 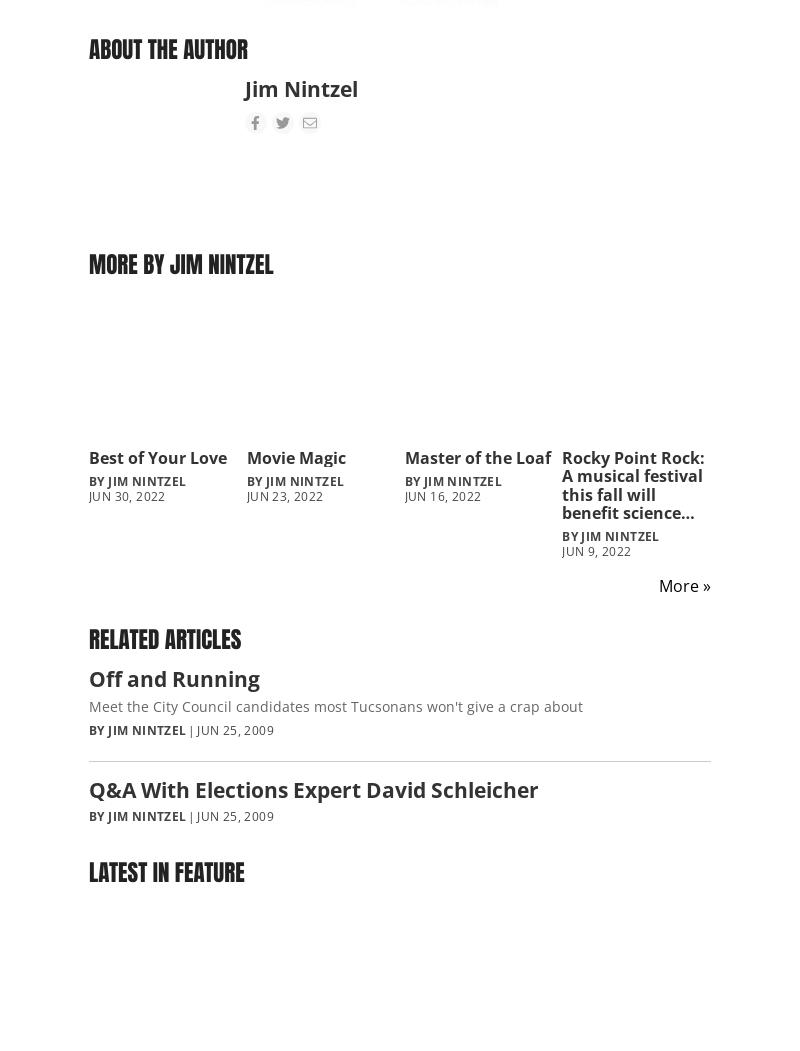 I want to click on 'Jun  9, 2022', so click(x=562, y=550).